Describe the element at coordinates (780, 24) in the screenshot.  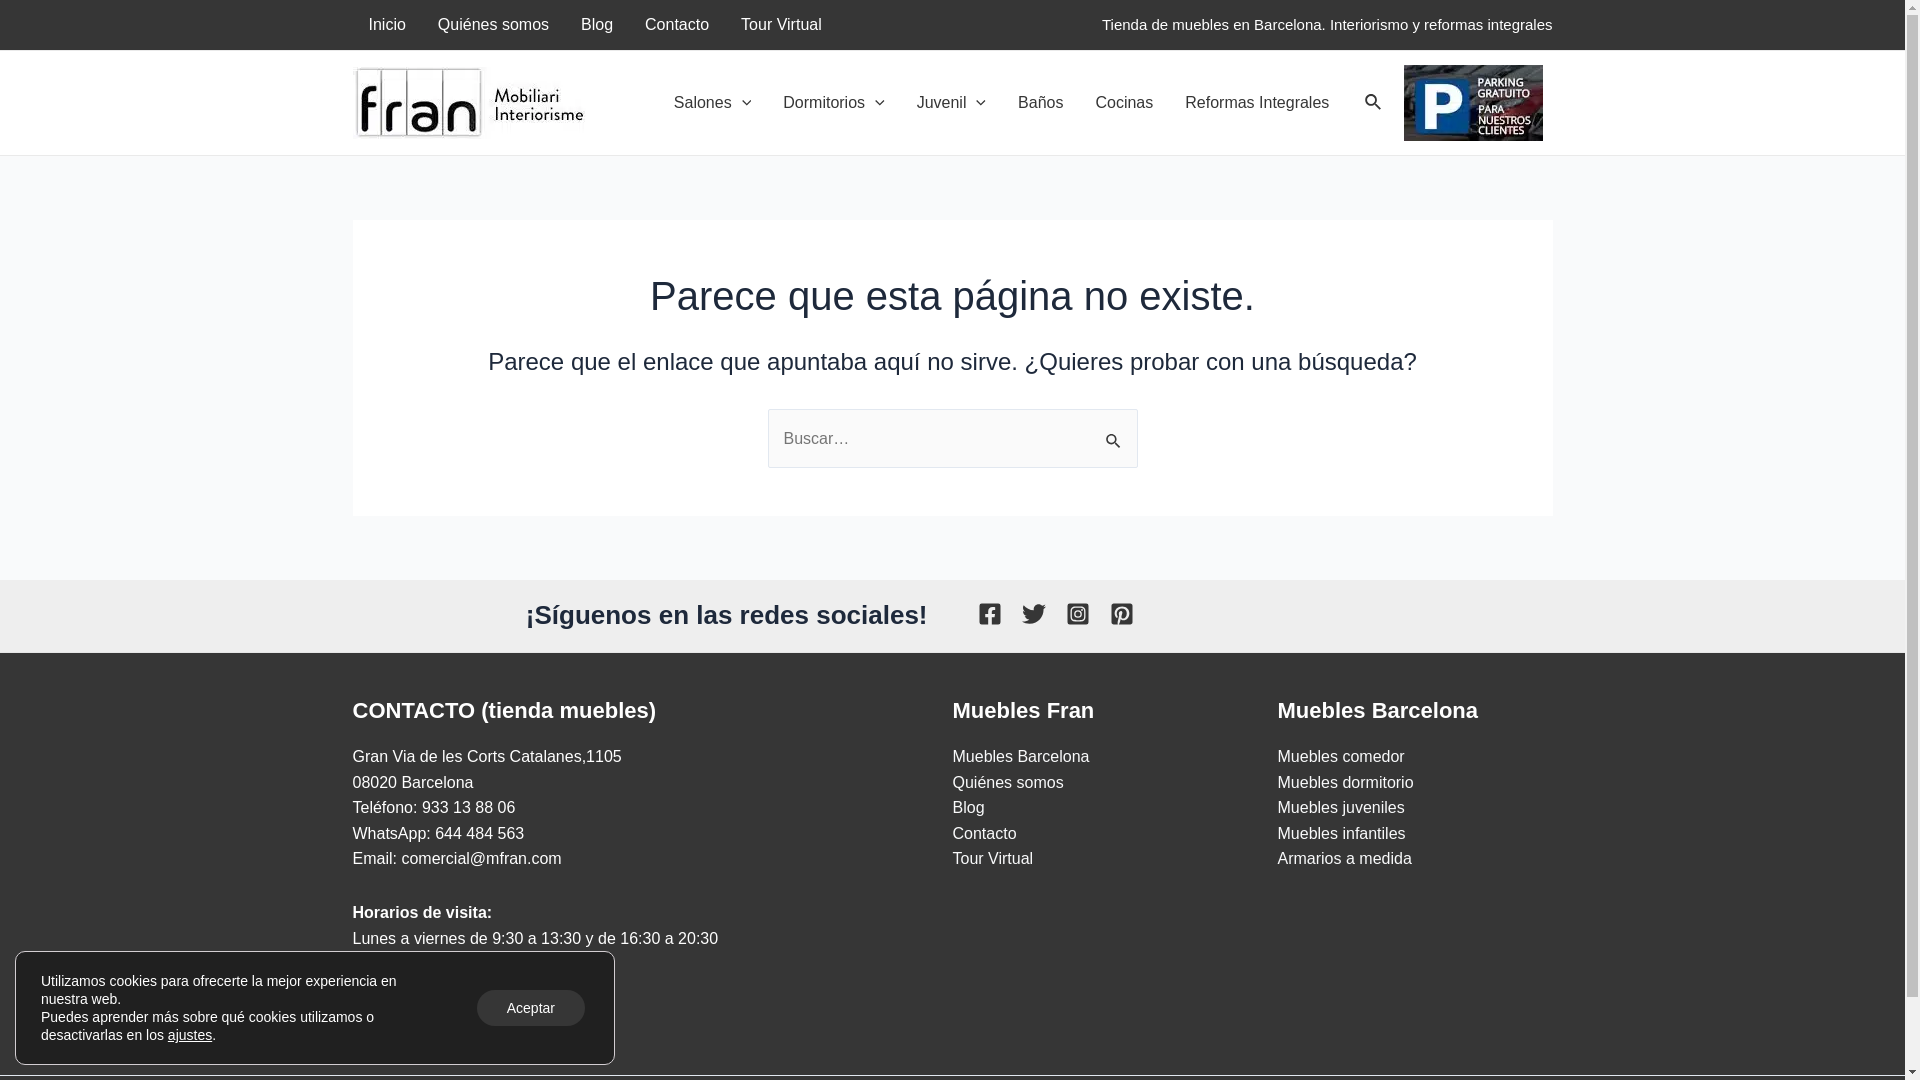
I see `'Tour Virtual'` at that location.